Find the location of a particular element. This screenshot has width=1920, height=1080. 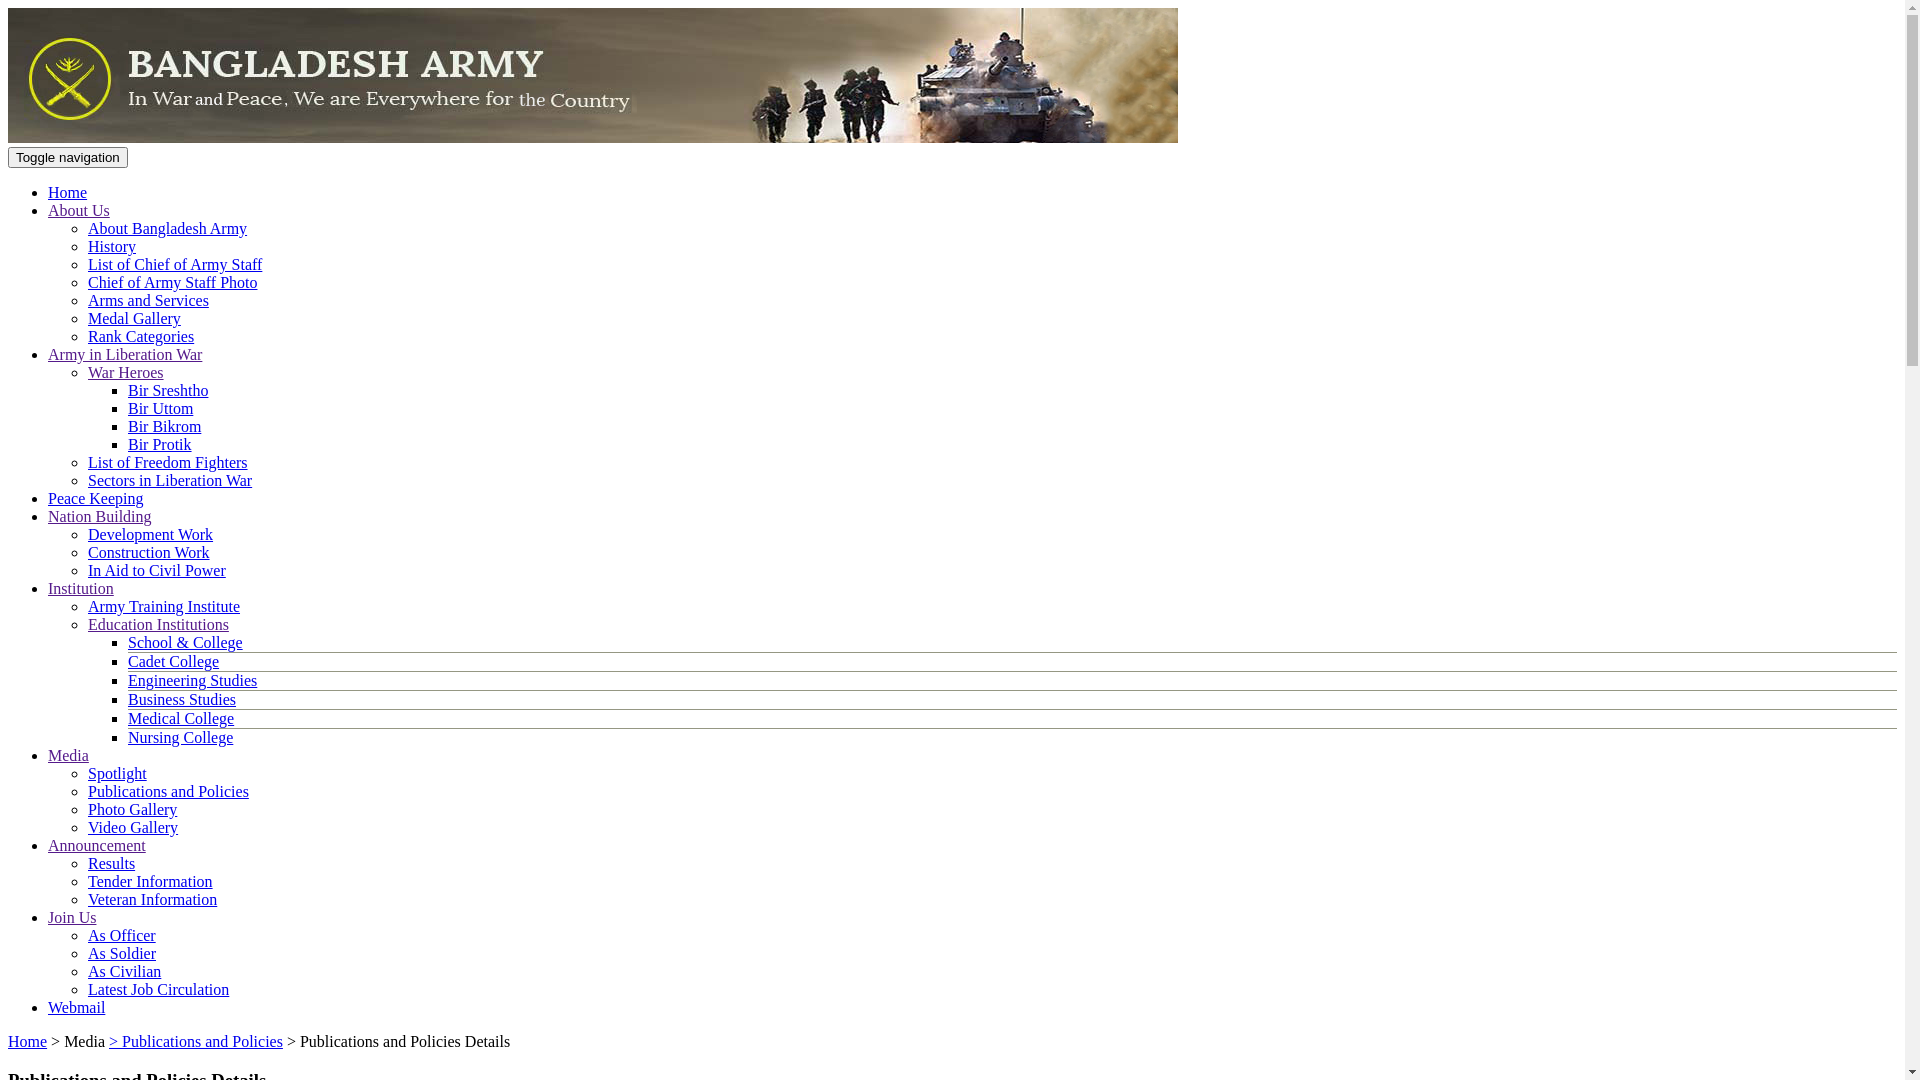

'War Heroes' is located at coordinates (124, 372).